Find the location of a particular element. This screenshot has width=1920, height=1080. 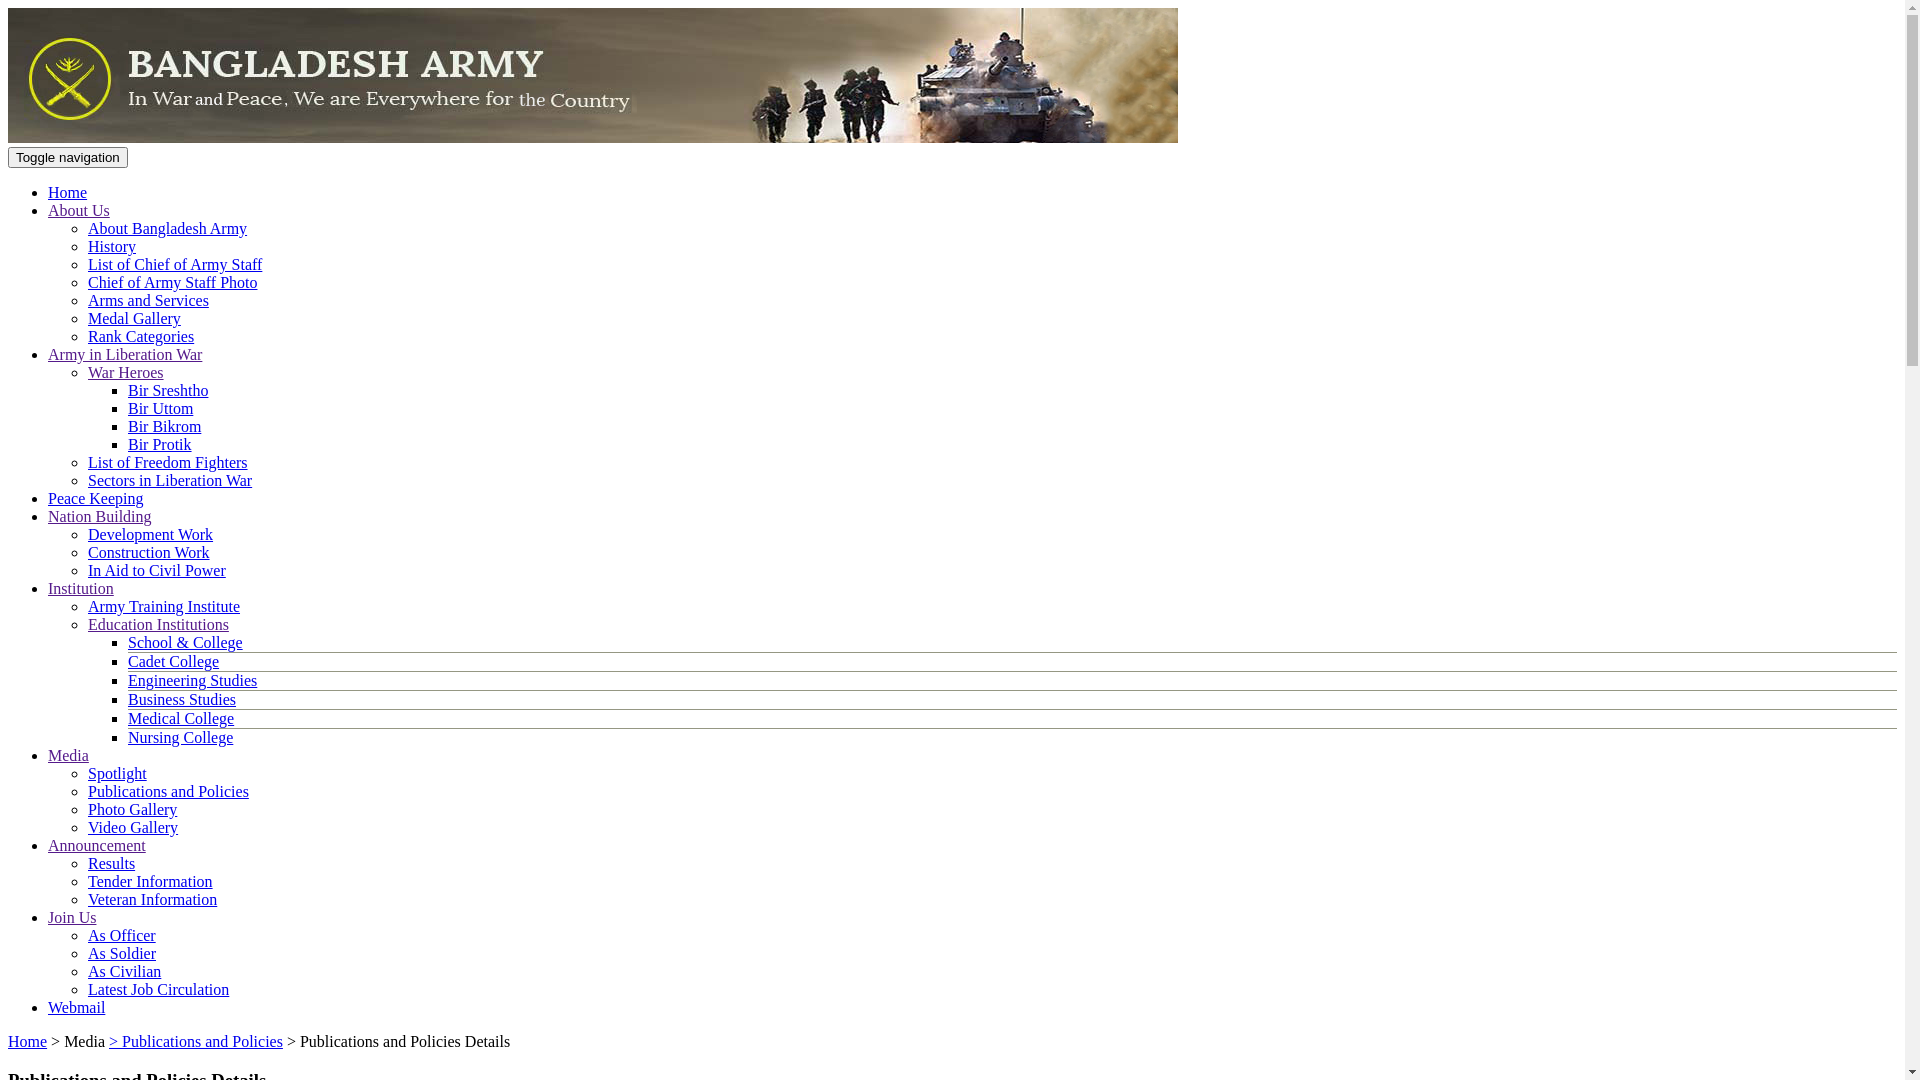

'War Heroes' is located at coordinates (124, 372).